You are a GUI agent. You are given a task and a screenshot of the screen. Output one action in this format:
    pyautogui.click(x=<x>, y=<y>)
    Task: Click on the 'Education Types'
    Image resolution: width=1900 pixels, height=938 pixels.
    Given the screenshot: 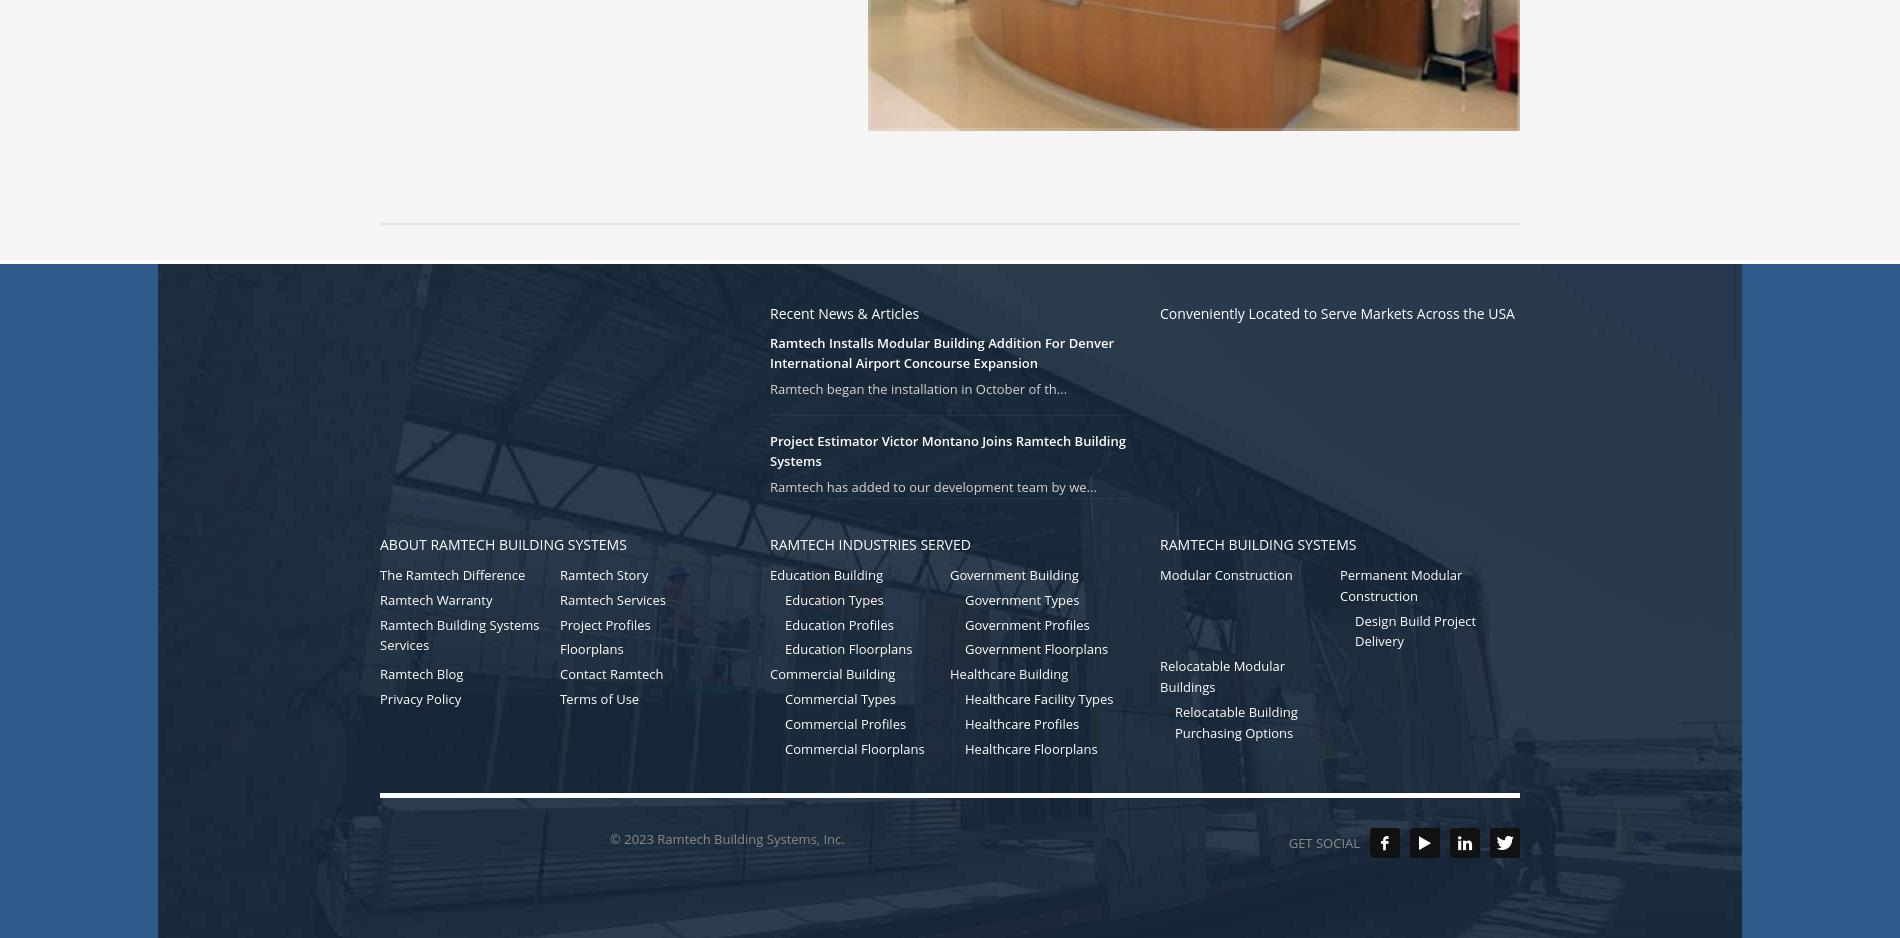 What is the action you would take?
    pyautogui.click(x=832, y=598)
    